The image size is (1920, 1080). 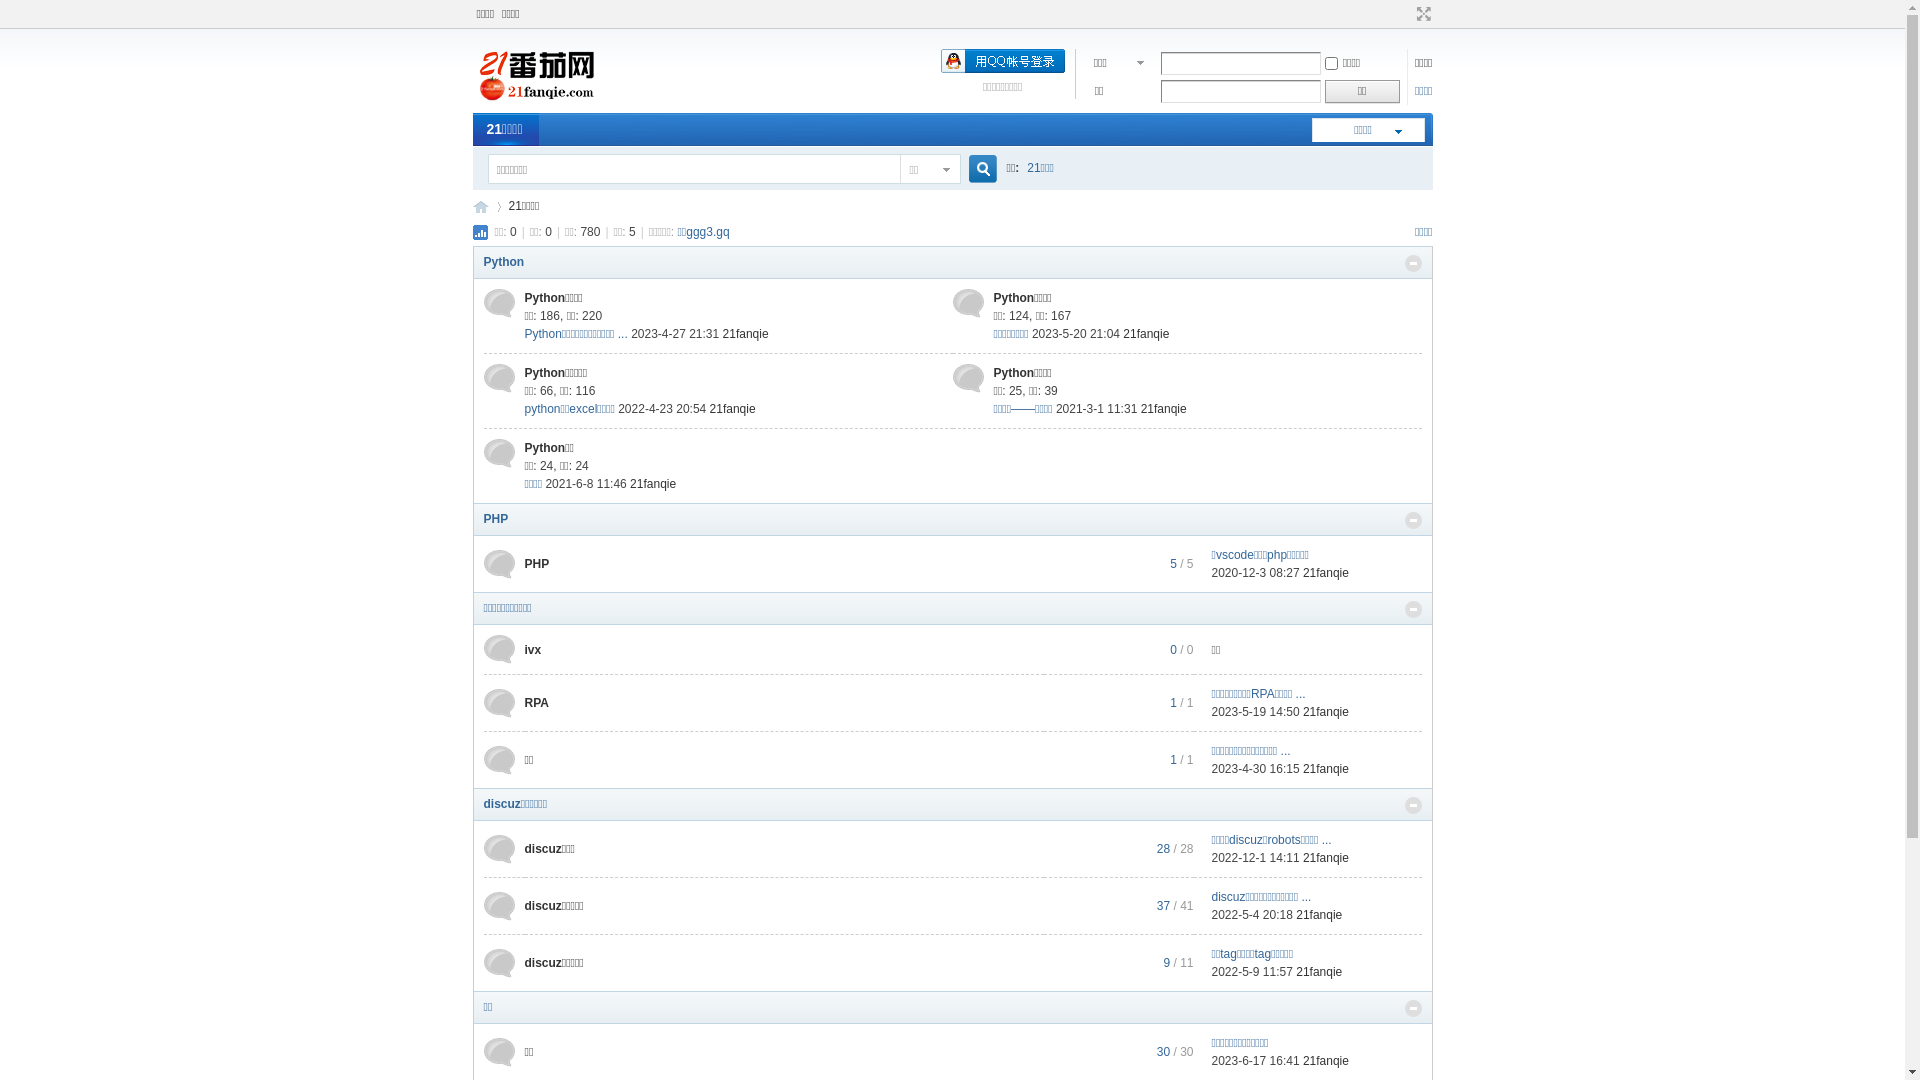 What do you see at coordinates (974, 168) in the screenshot?
I see `'true'` at bounding box center [974, 168].